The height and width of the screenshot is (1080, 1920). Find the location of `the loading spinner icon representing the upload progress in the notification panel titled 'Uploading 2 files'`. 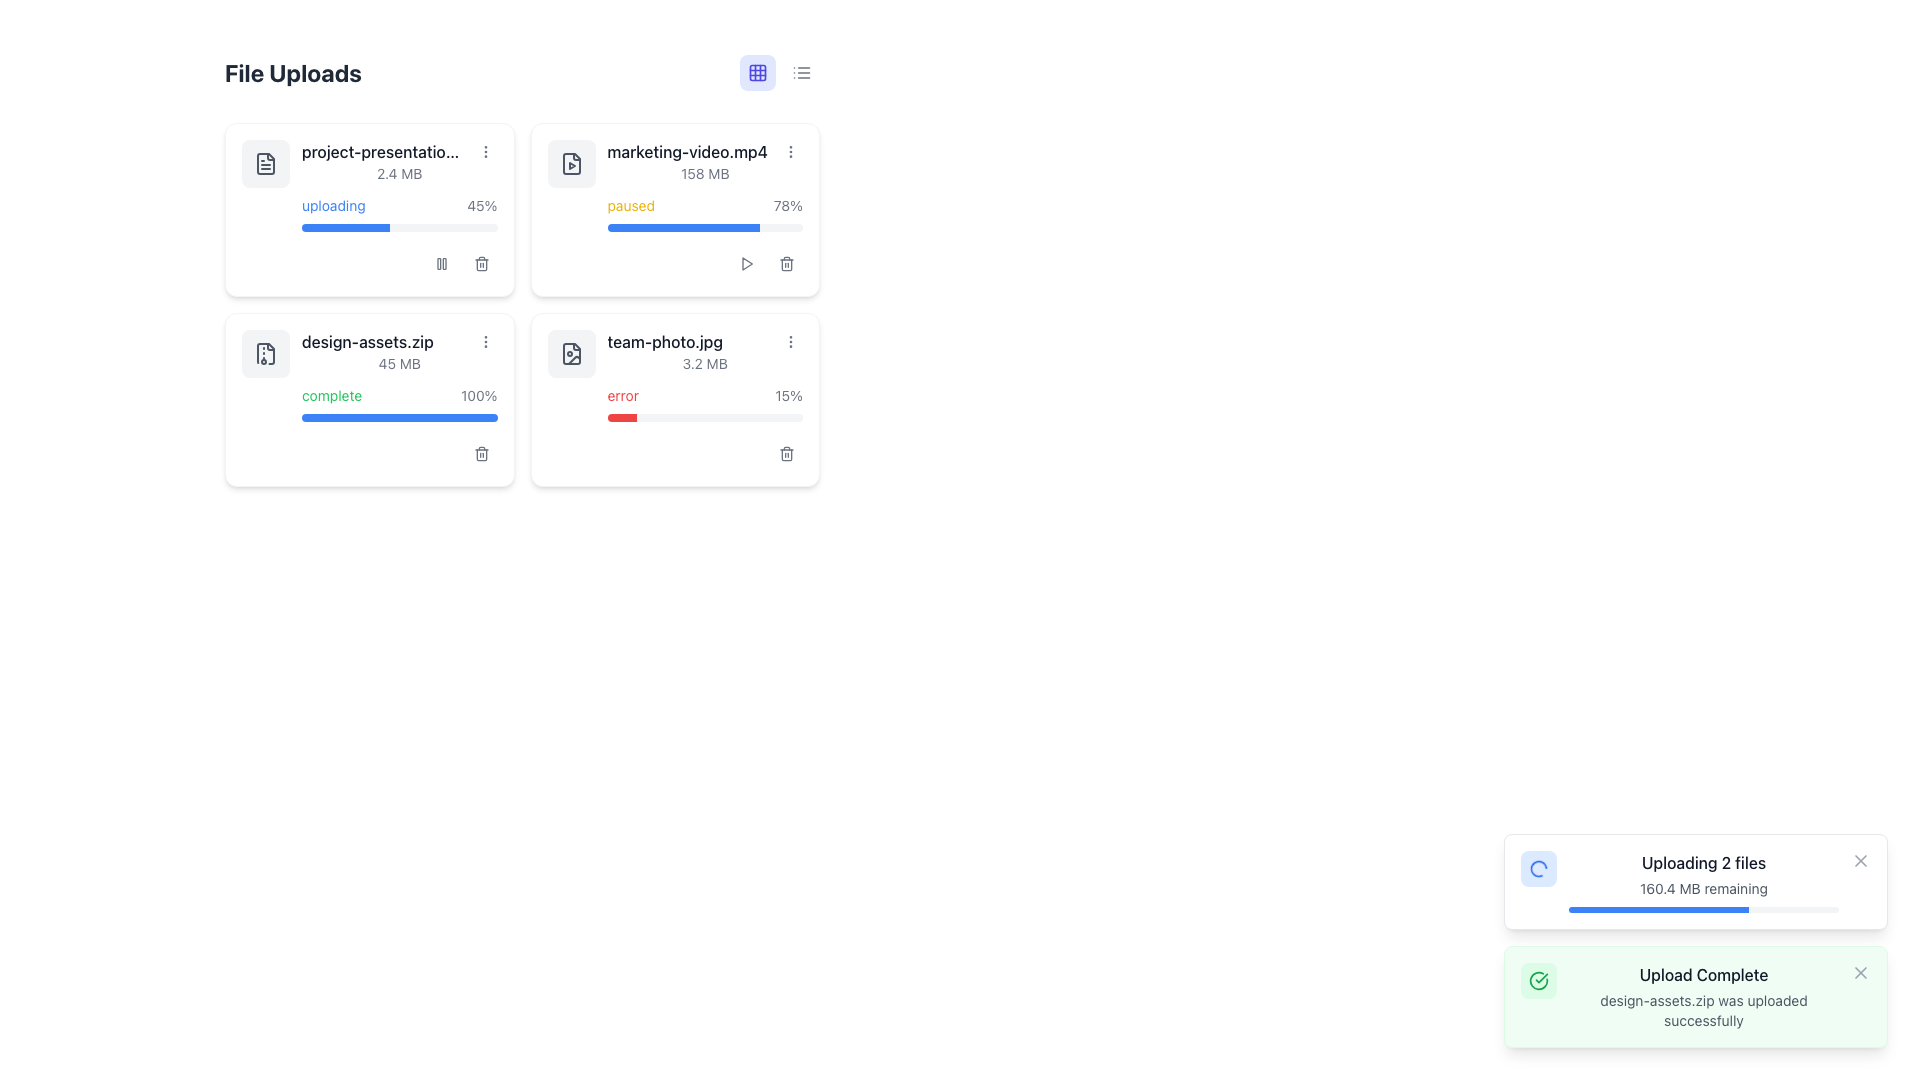

the loading spinner icon representing the upload progress in the notification panel titled 'Uploading 2 files' is located at coordinates (1538, 867).